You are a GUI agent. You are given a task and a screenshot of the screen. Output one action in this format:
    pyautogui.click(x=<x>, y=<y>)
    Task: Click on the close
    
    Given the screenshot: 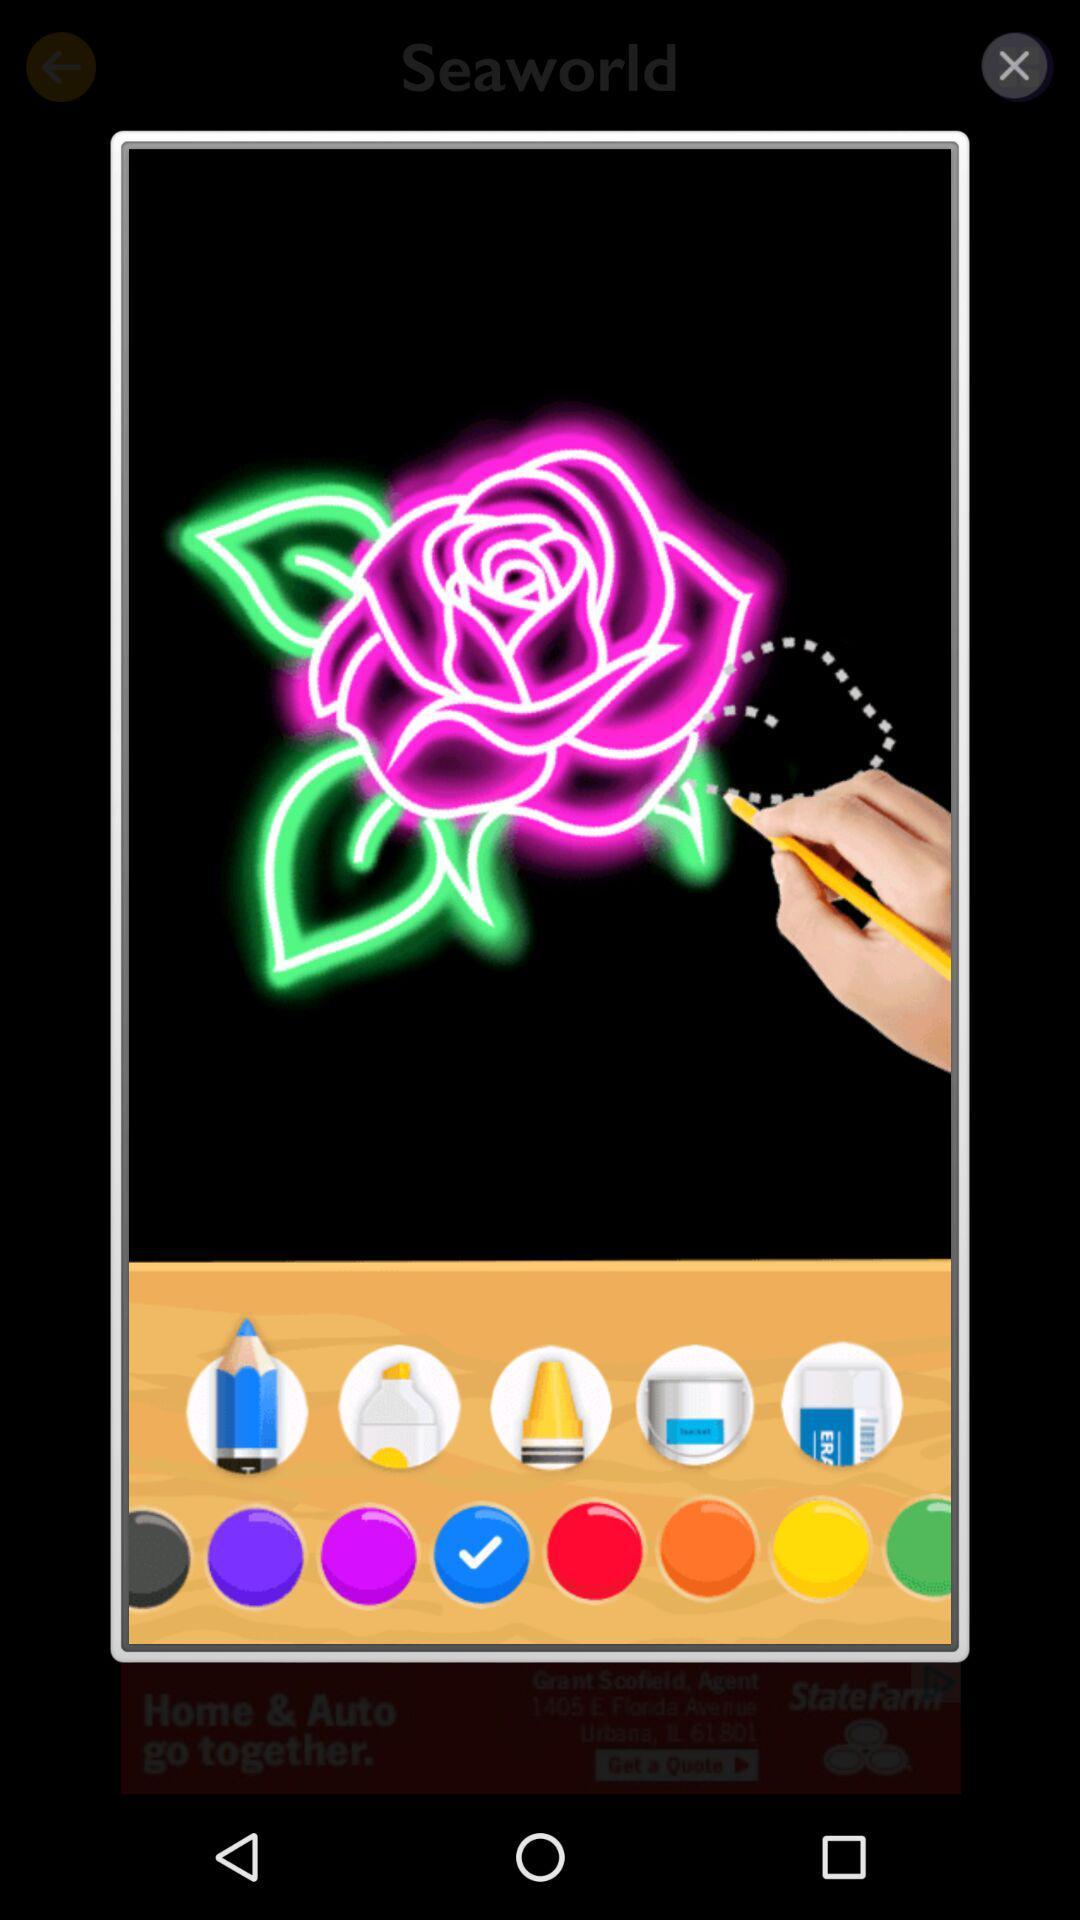 What is the action you would take?
    pyautogui.click(x=1014, y=65)
    